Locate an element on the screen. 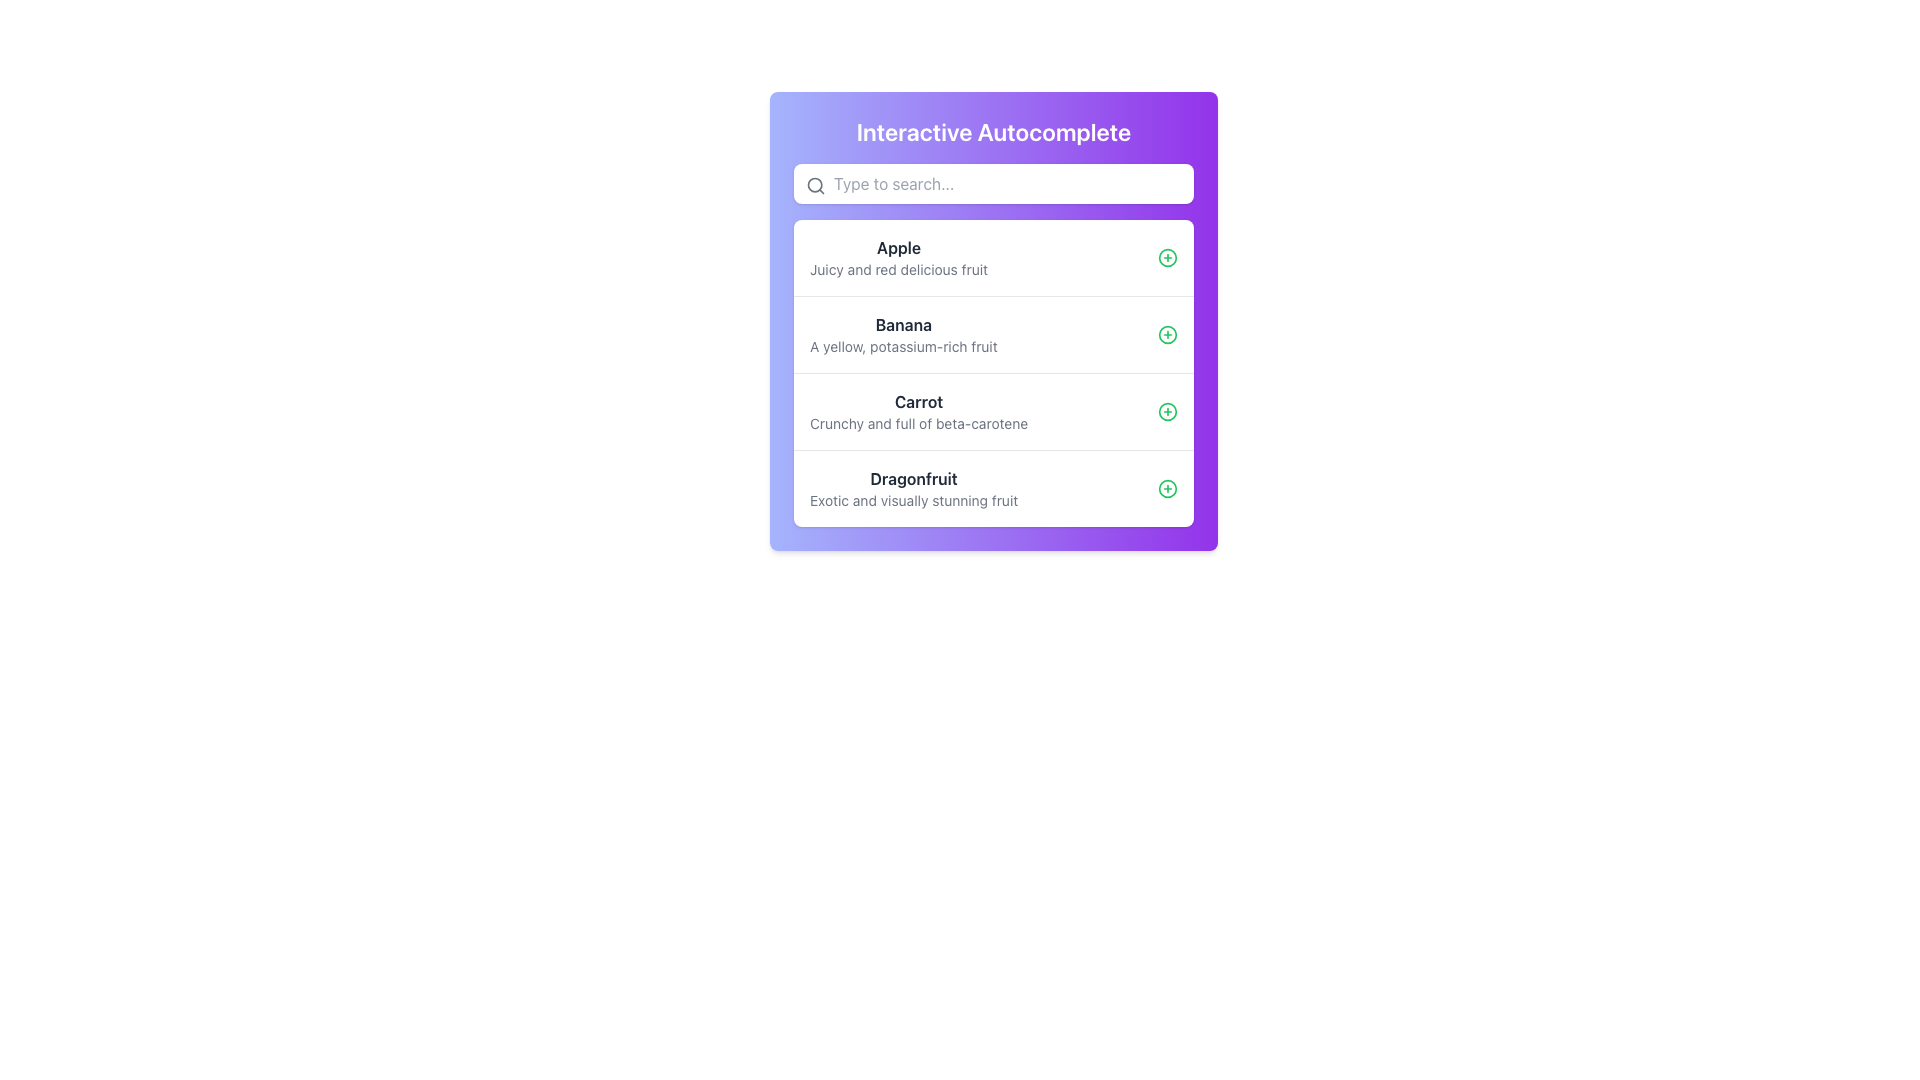 This screenshot has height=1080, width=1920. to select the list item displaying 'Carrot' with the description 'Crunchy and full of beta-carotene' is located at coordinates (918, 411).